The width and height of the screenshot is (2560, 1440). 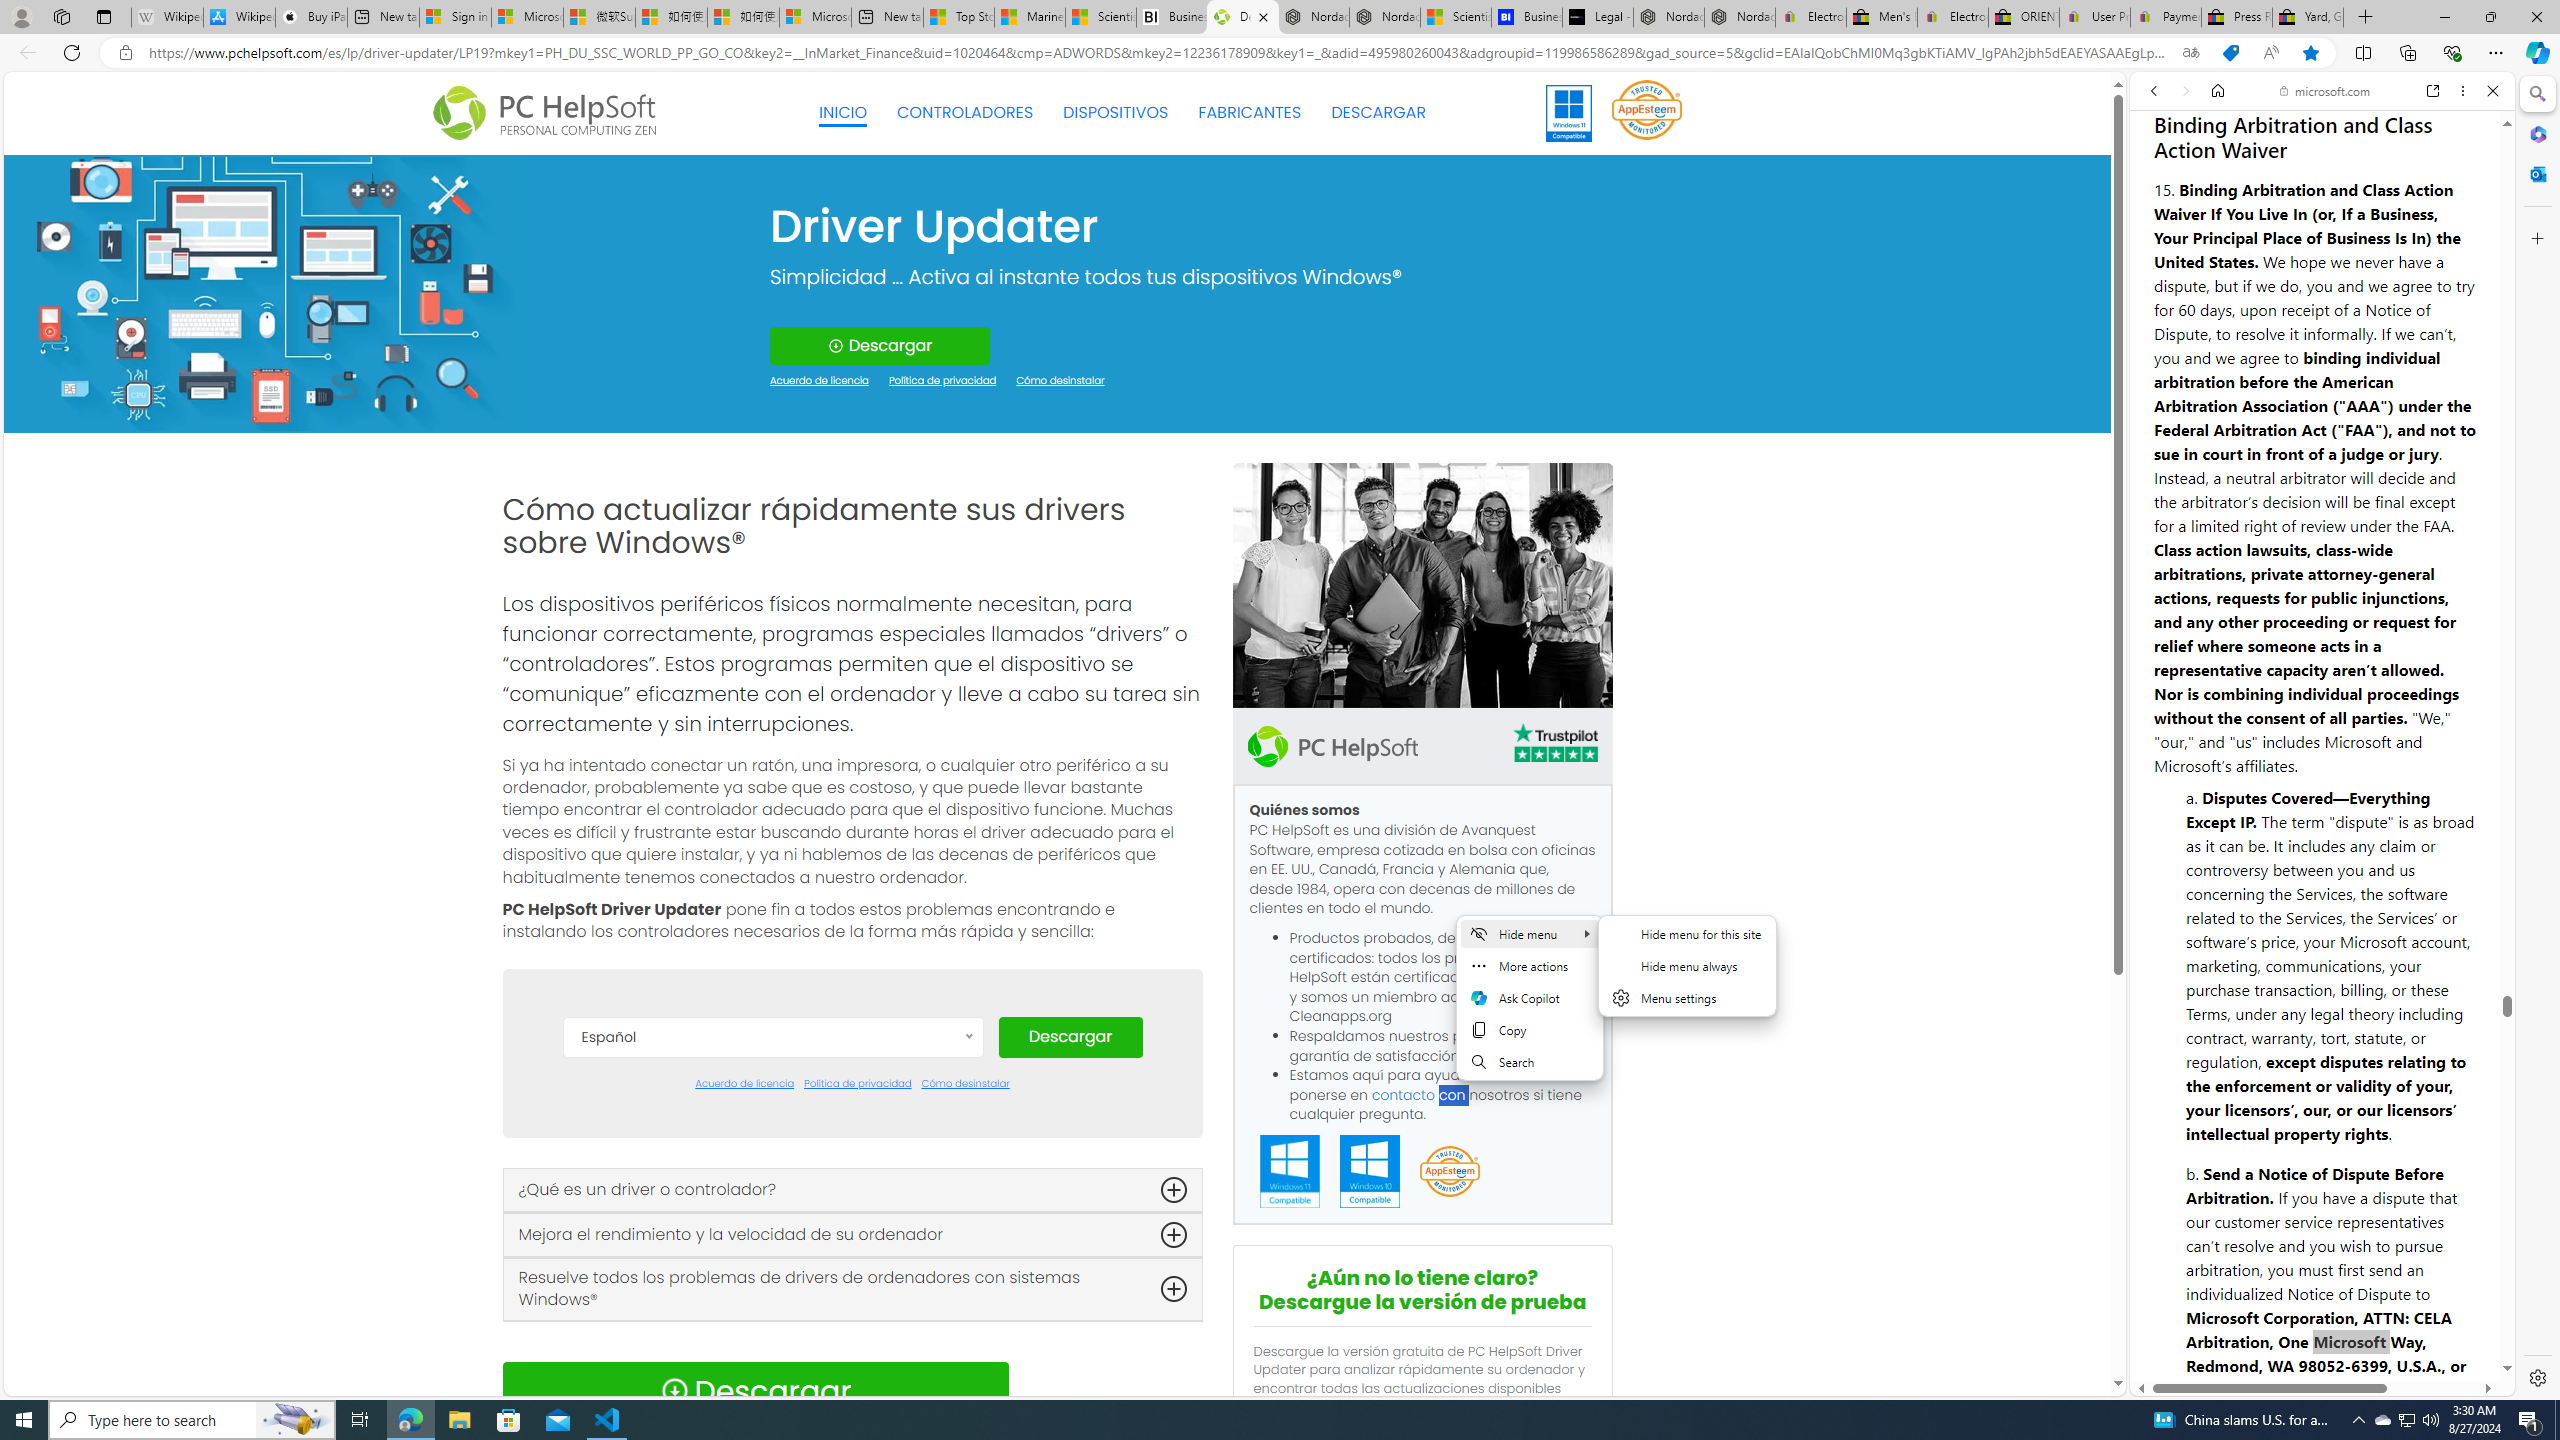 What do you see at coordinates (2535, 93) in the screenshot?
I see `'Minimize Search pane'` at bounding box center [2535, 93].